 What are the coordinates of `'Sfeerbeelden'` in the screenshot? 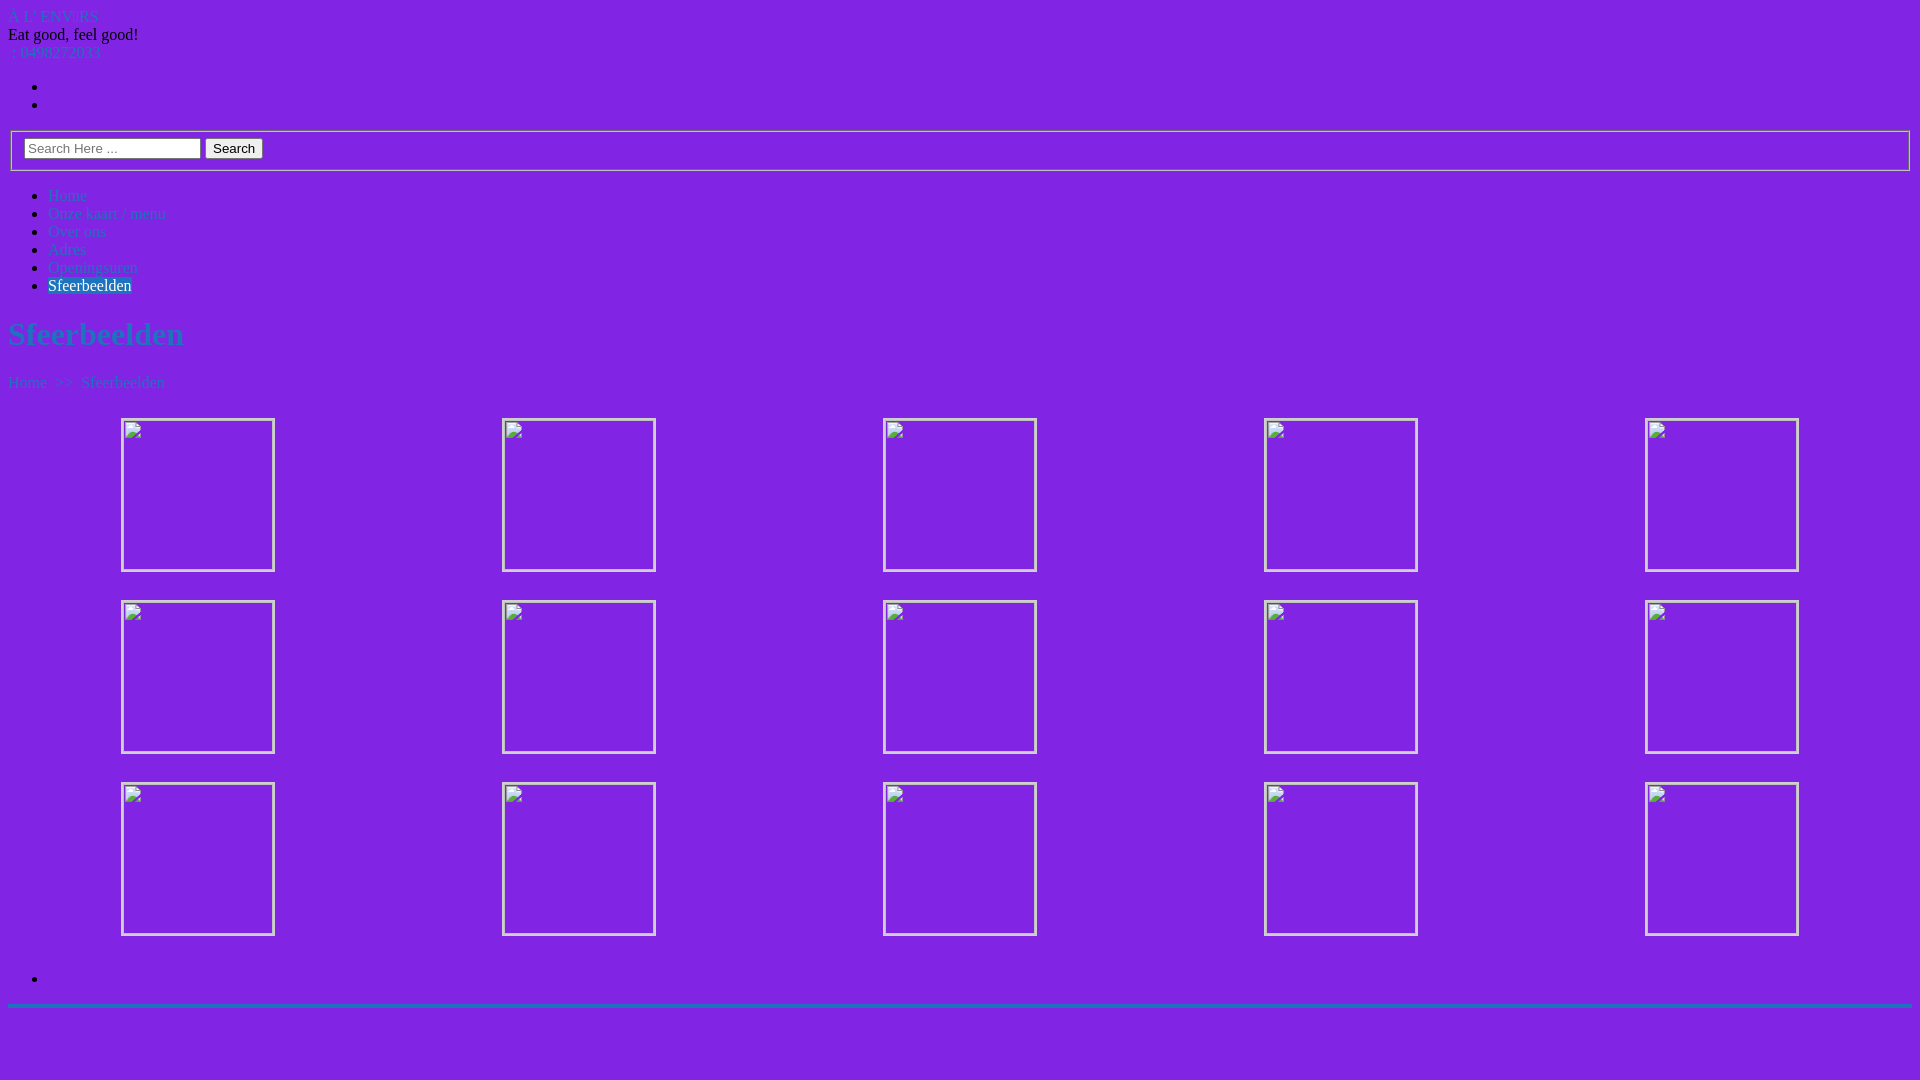 It's located at (89, 285).